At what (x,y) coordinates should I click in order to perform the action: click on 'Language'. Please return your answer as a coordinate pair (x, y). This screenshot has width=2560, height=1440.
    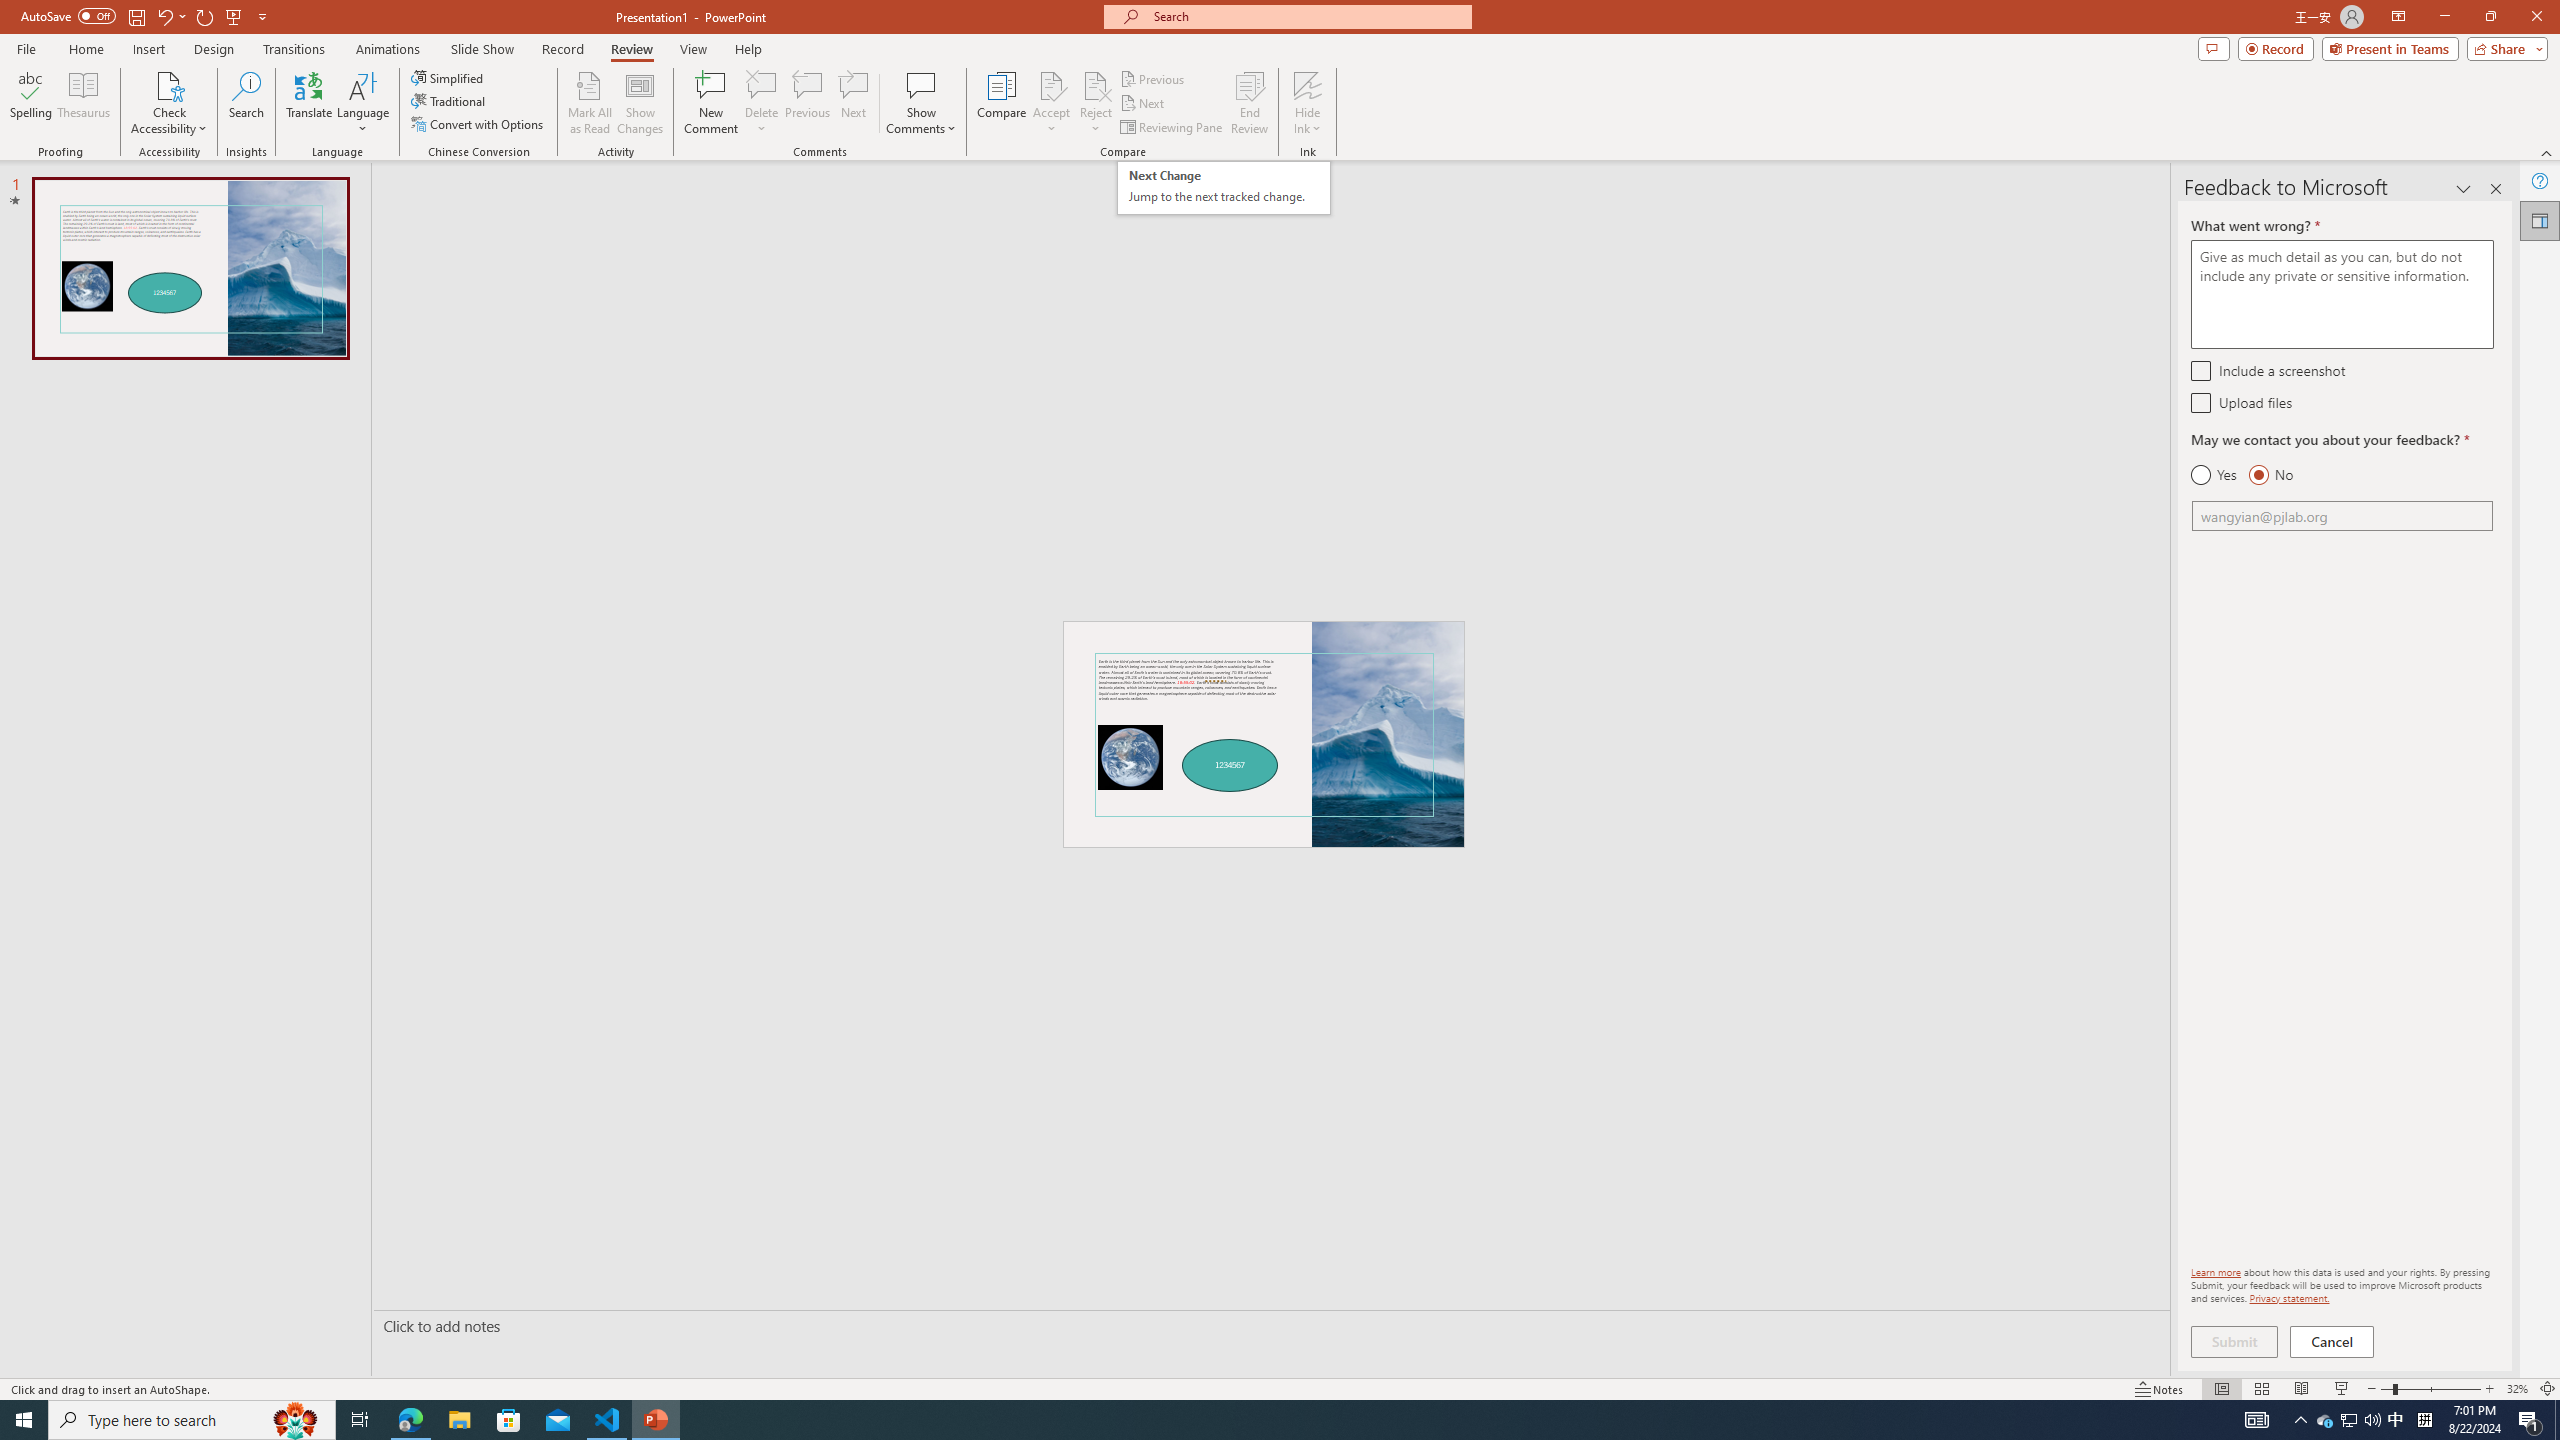
    Looking at the image, I should click on (362, 103).